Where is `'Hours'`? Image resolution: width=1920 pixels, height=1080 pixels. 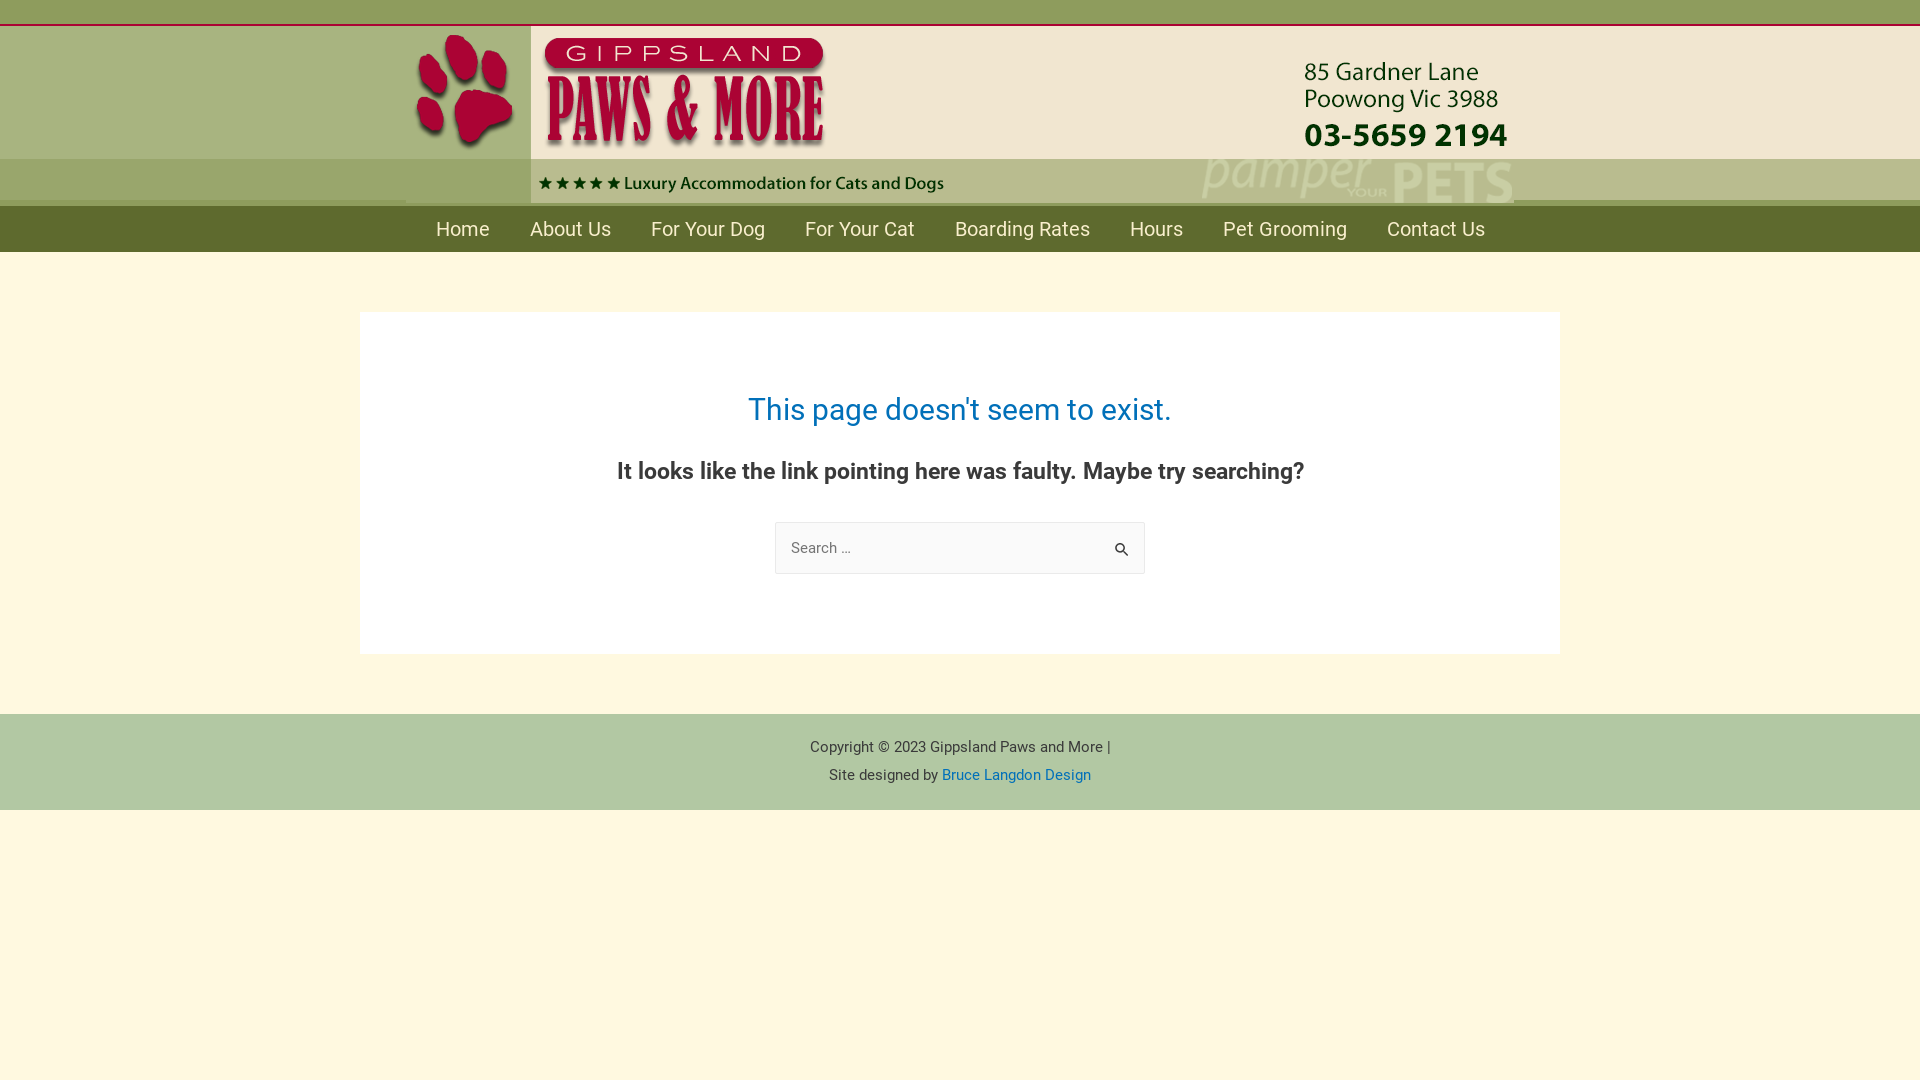
'Hours' is located at coordinates (1156, 227).